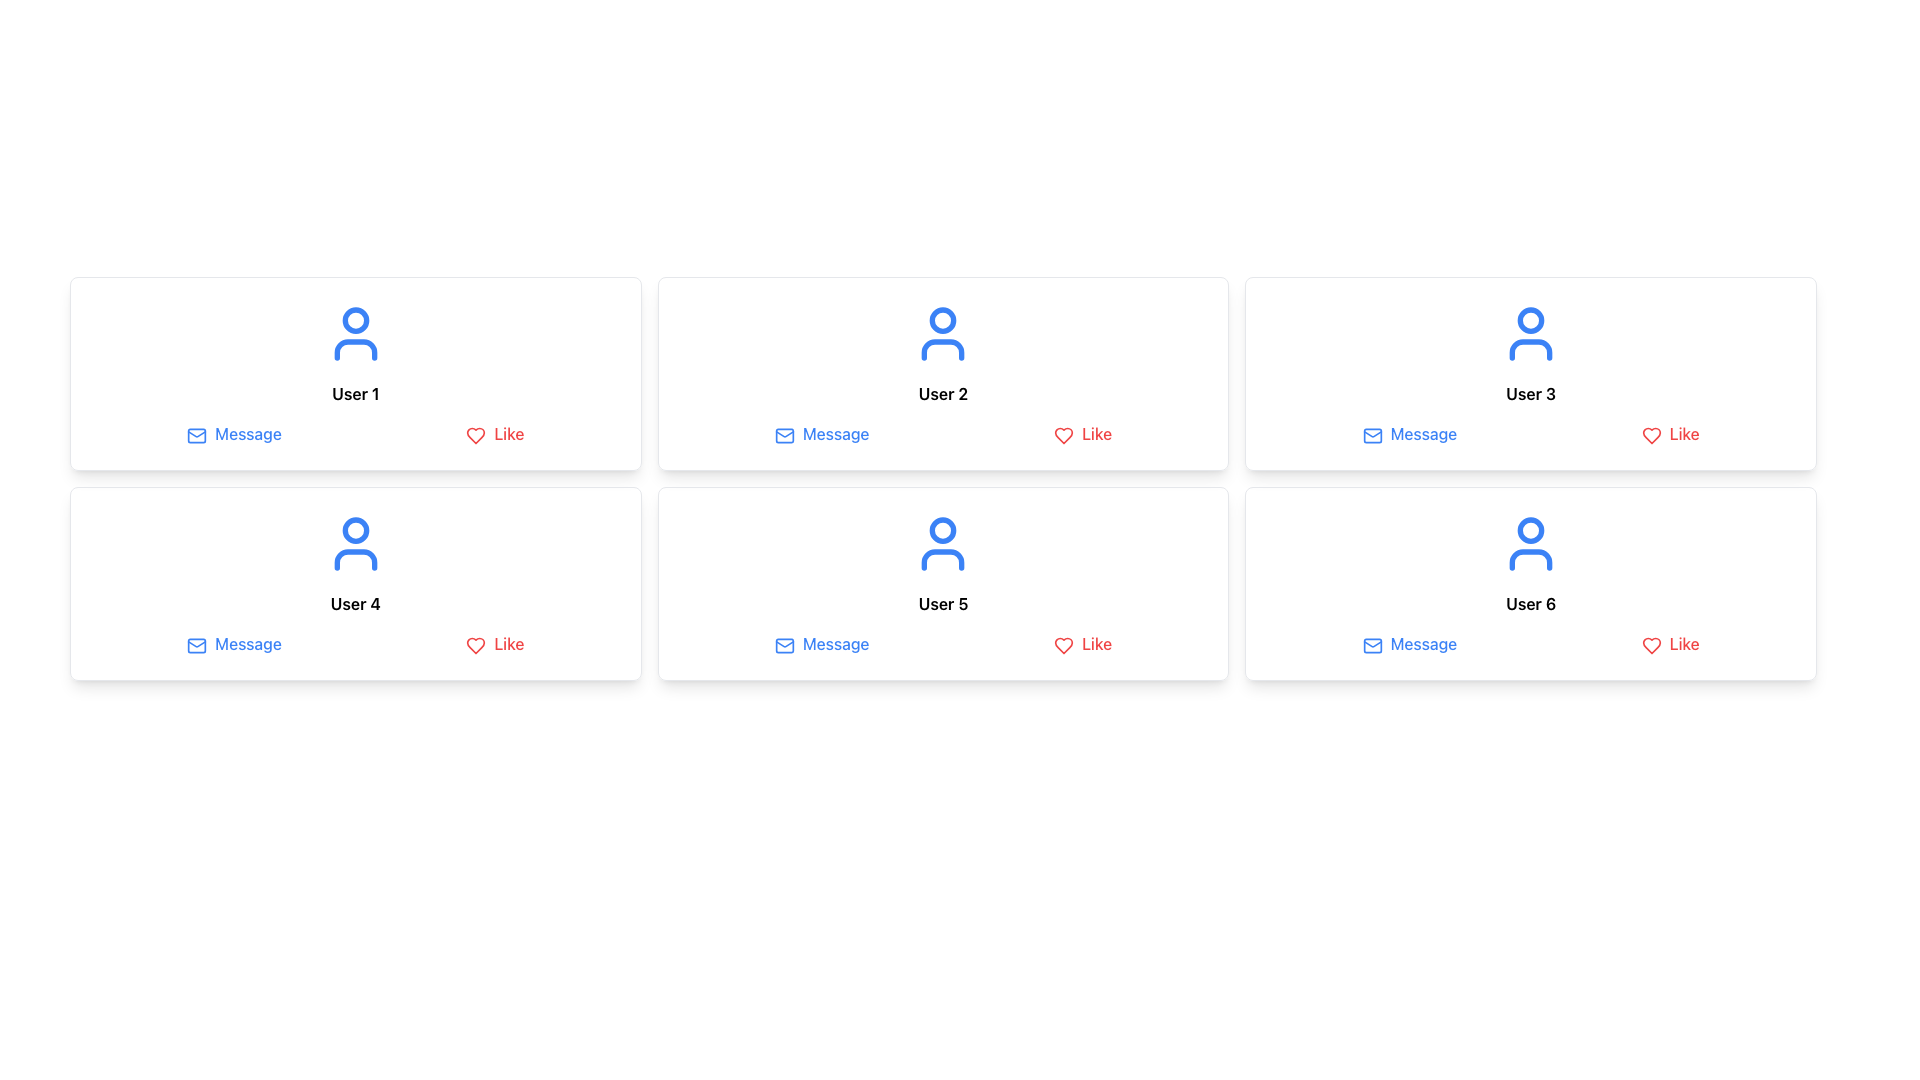 The width and height of the screenshot is (1920, 1080). I want to click on the 'Like' button associated with 'User 2' profile located in the second cell of the first row in the grid layout to mark appreciation, so click(1082, 433).